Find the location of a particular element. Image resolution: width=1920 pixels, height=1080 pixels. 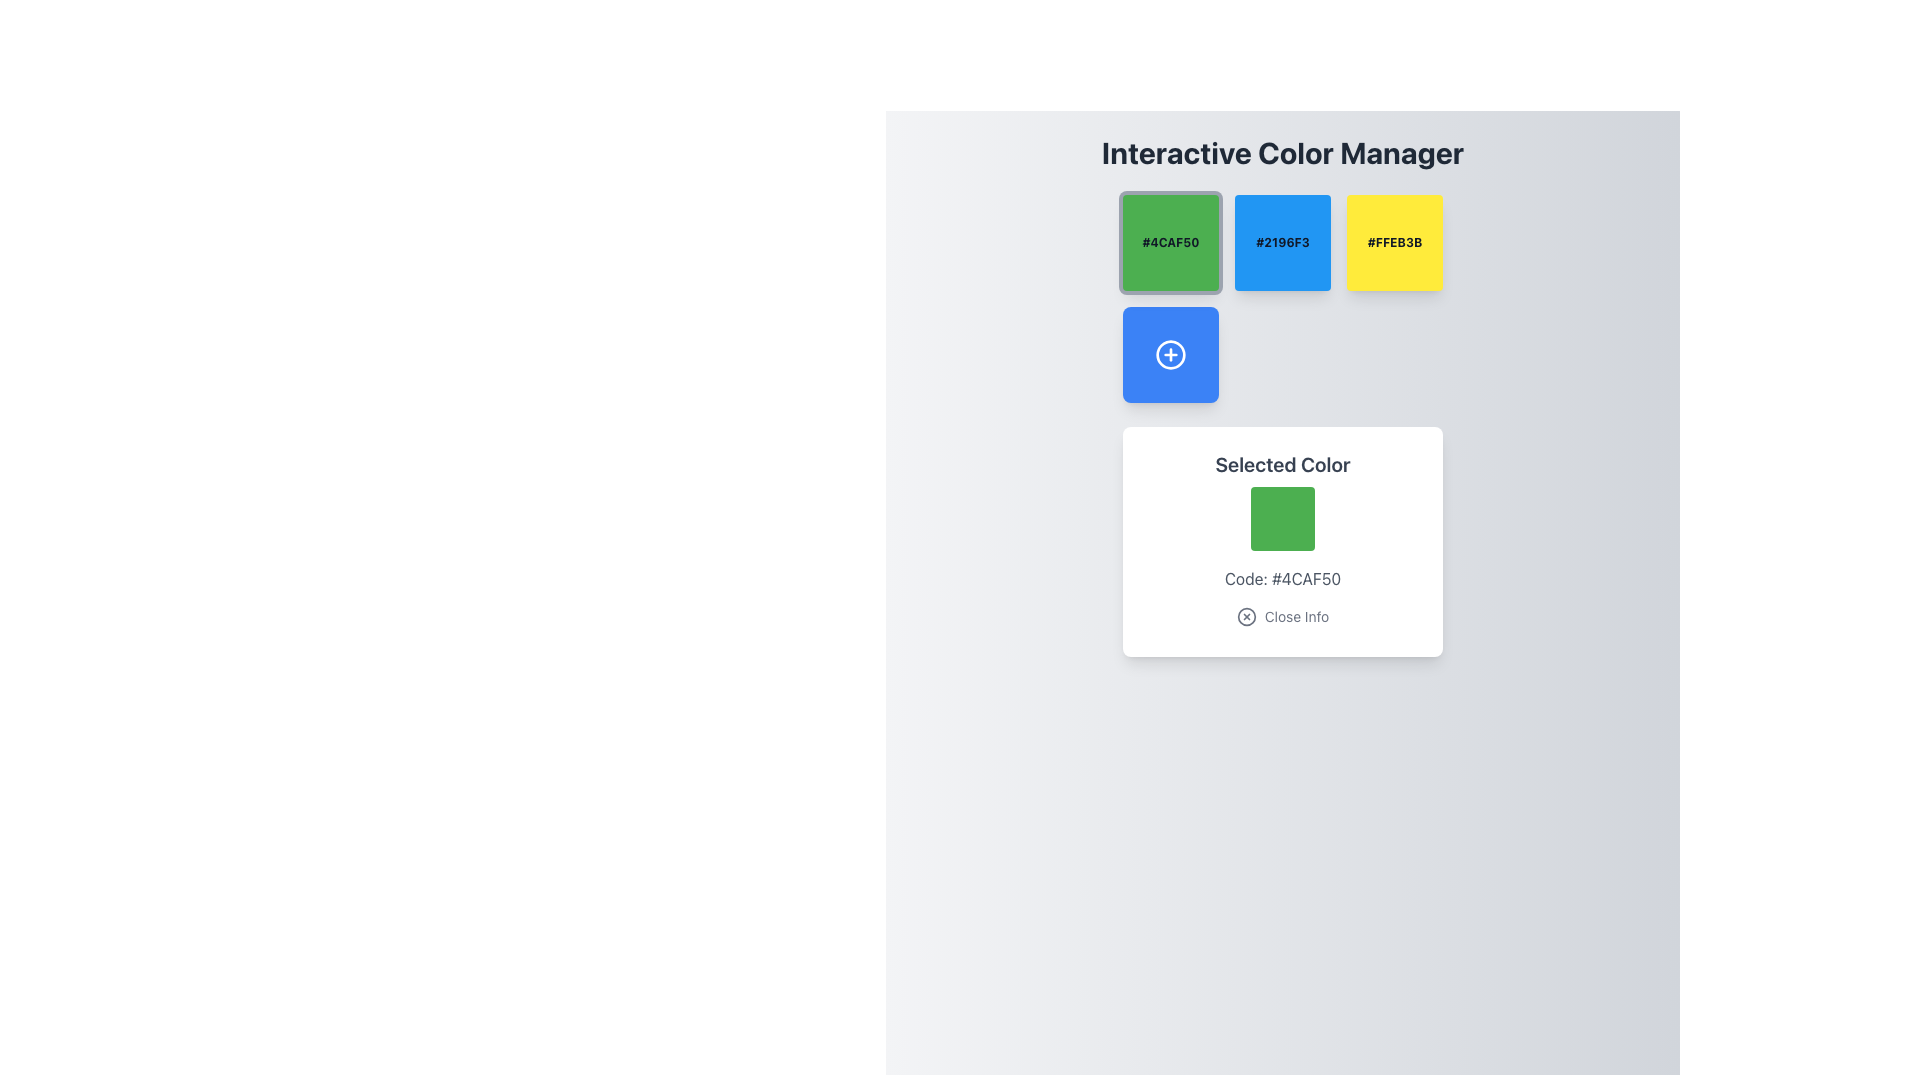

the small text label displaying the hex color code '#FFEB3B' is located at coordinates (1394, 242).